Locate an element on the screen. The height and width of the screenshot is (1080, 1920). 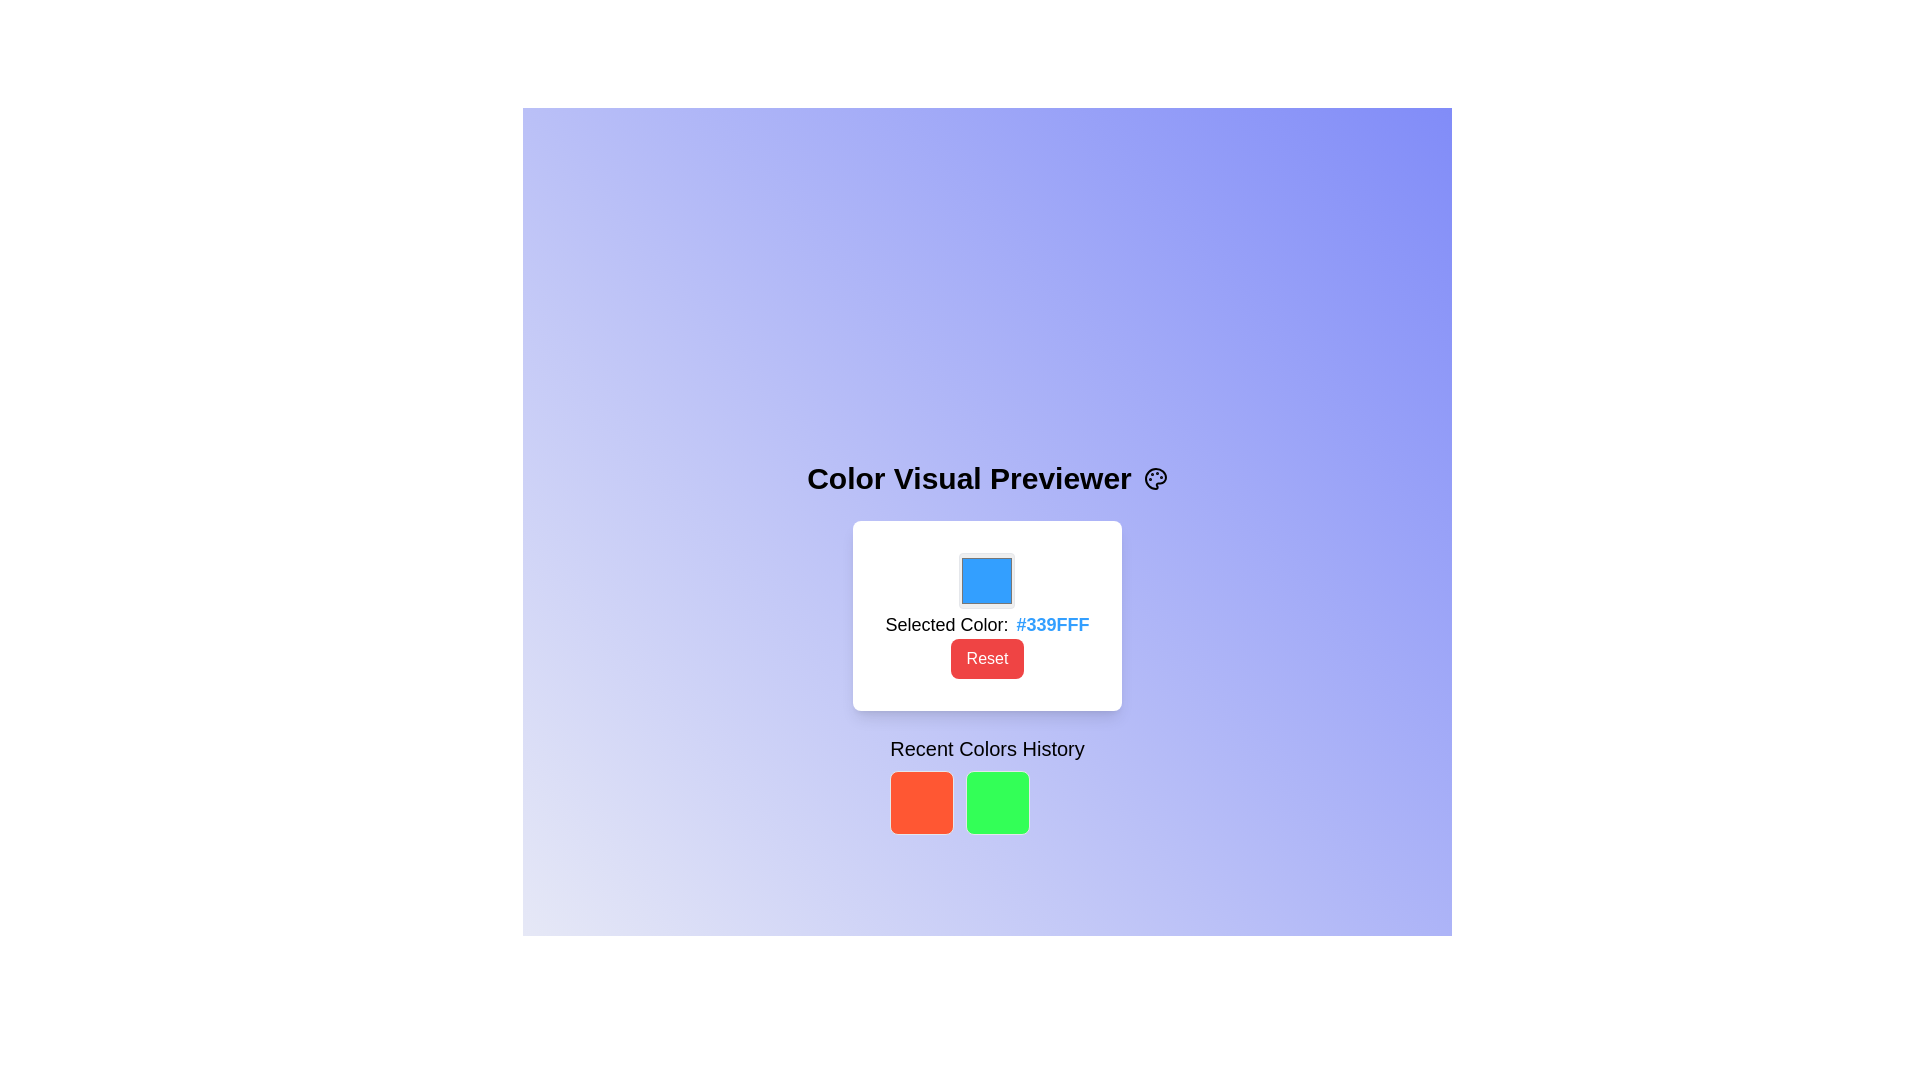
the text display element that shows 'Selected Color: #339FFF', which is centered within a highlighted white panel is located at coordinates (987, 623).